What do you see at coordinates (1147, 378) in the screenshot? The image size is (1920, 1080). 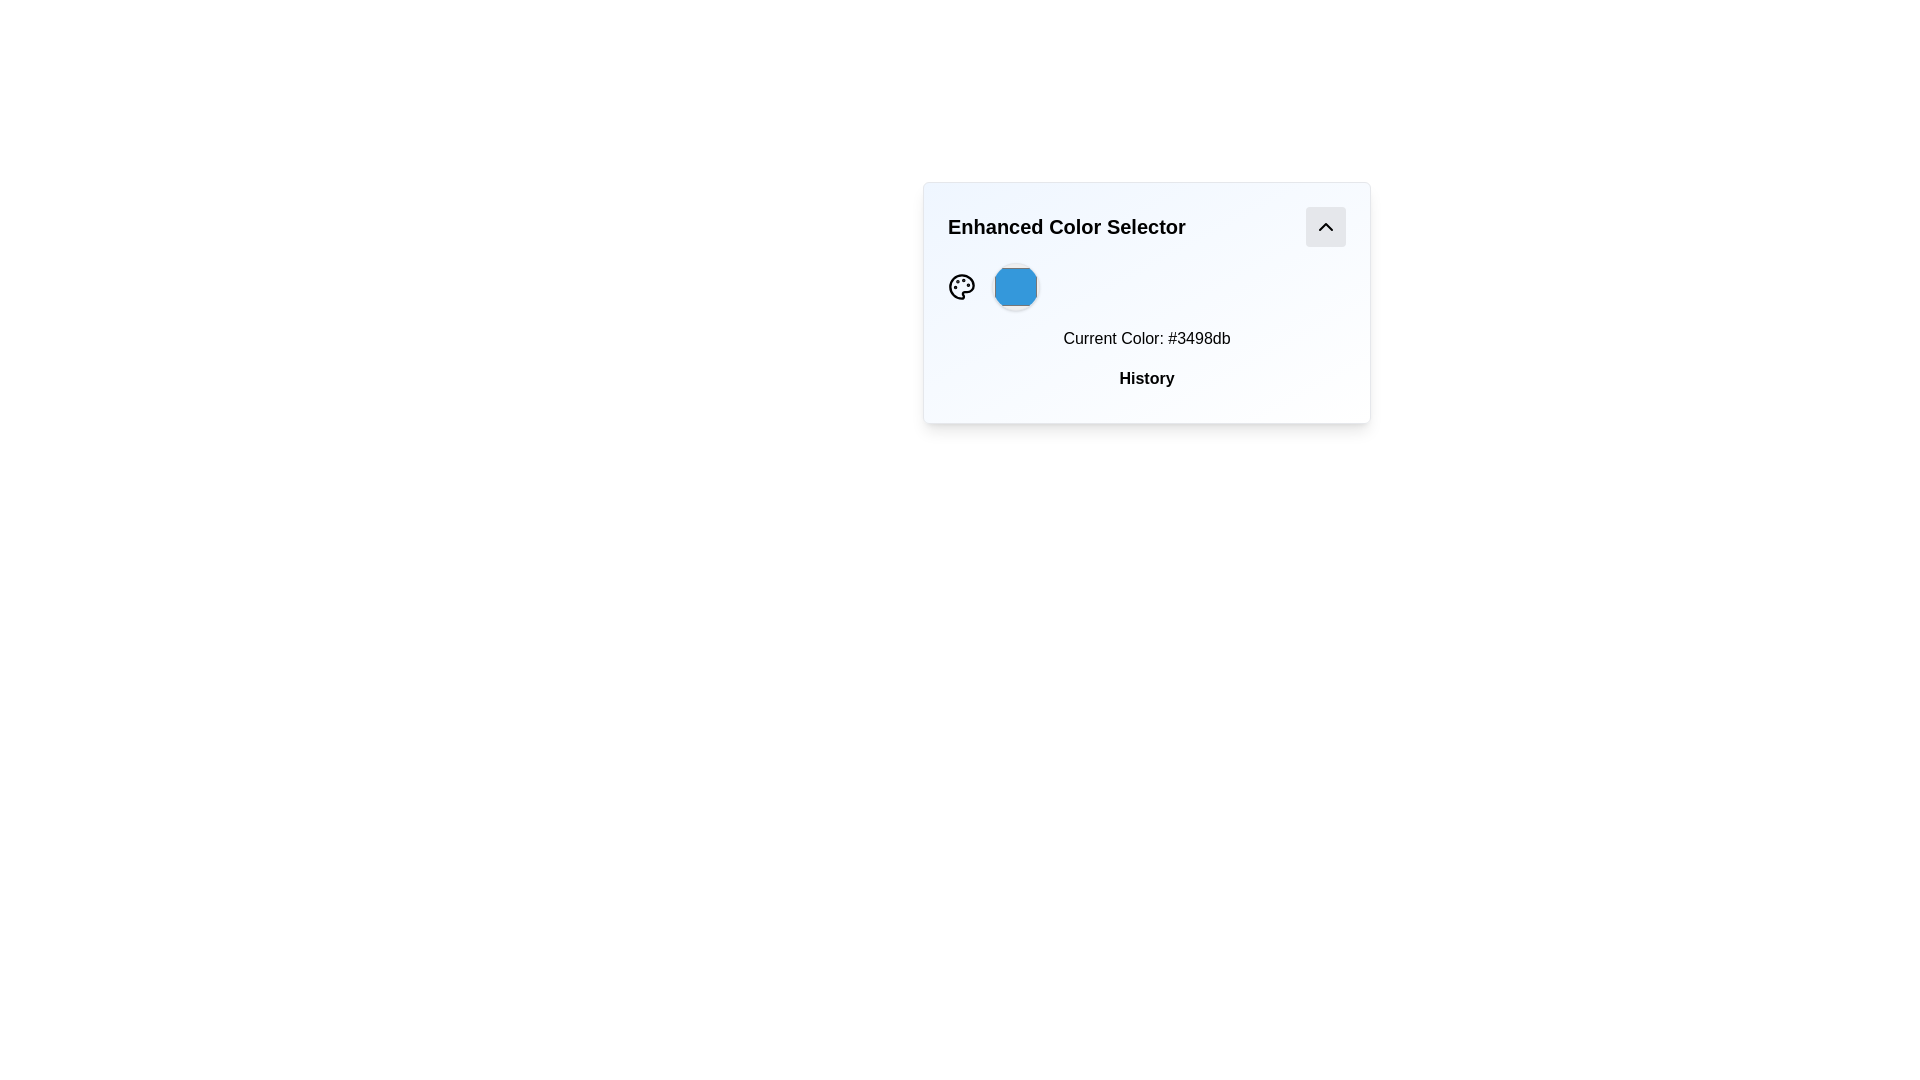 I see `the 'History' text label, which is styled in bold and serves as a section title, positioned below the 'Current Color: #3498db' text` at bounding box center [1147, 378].